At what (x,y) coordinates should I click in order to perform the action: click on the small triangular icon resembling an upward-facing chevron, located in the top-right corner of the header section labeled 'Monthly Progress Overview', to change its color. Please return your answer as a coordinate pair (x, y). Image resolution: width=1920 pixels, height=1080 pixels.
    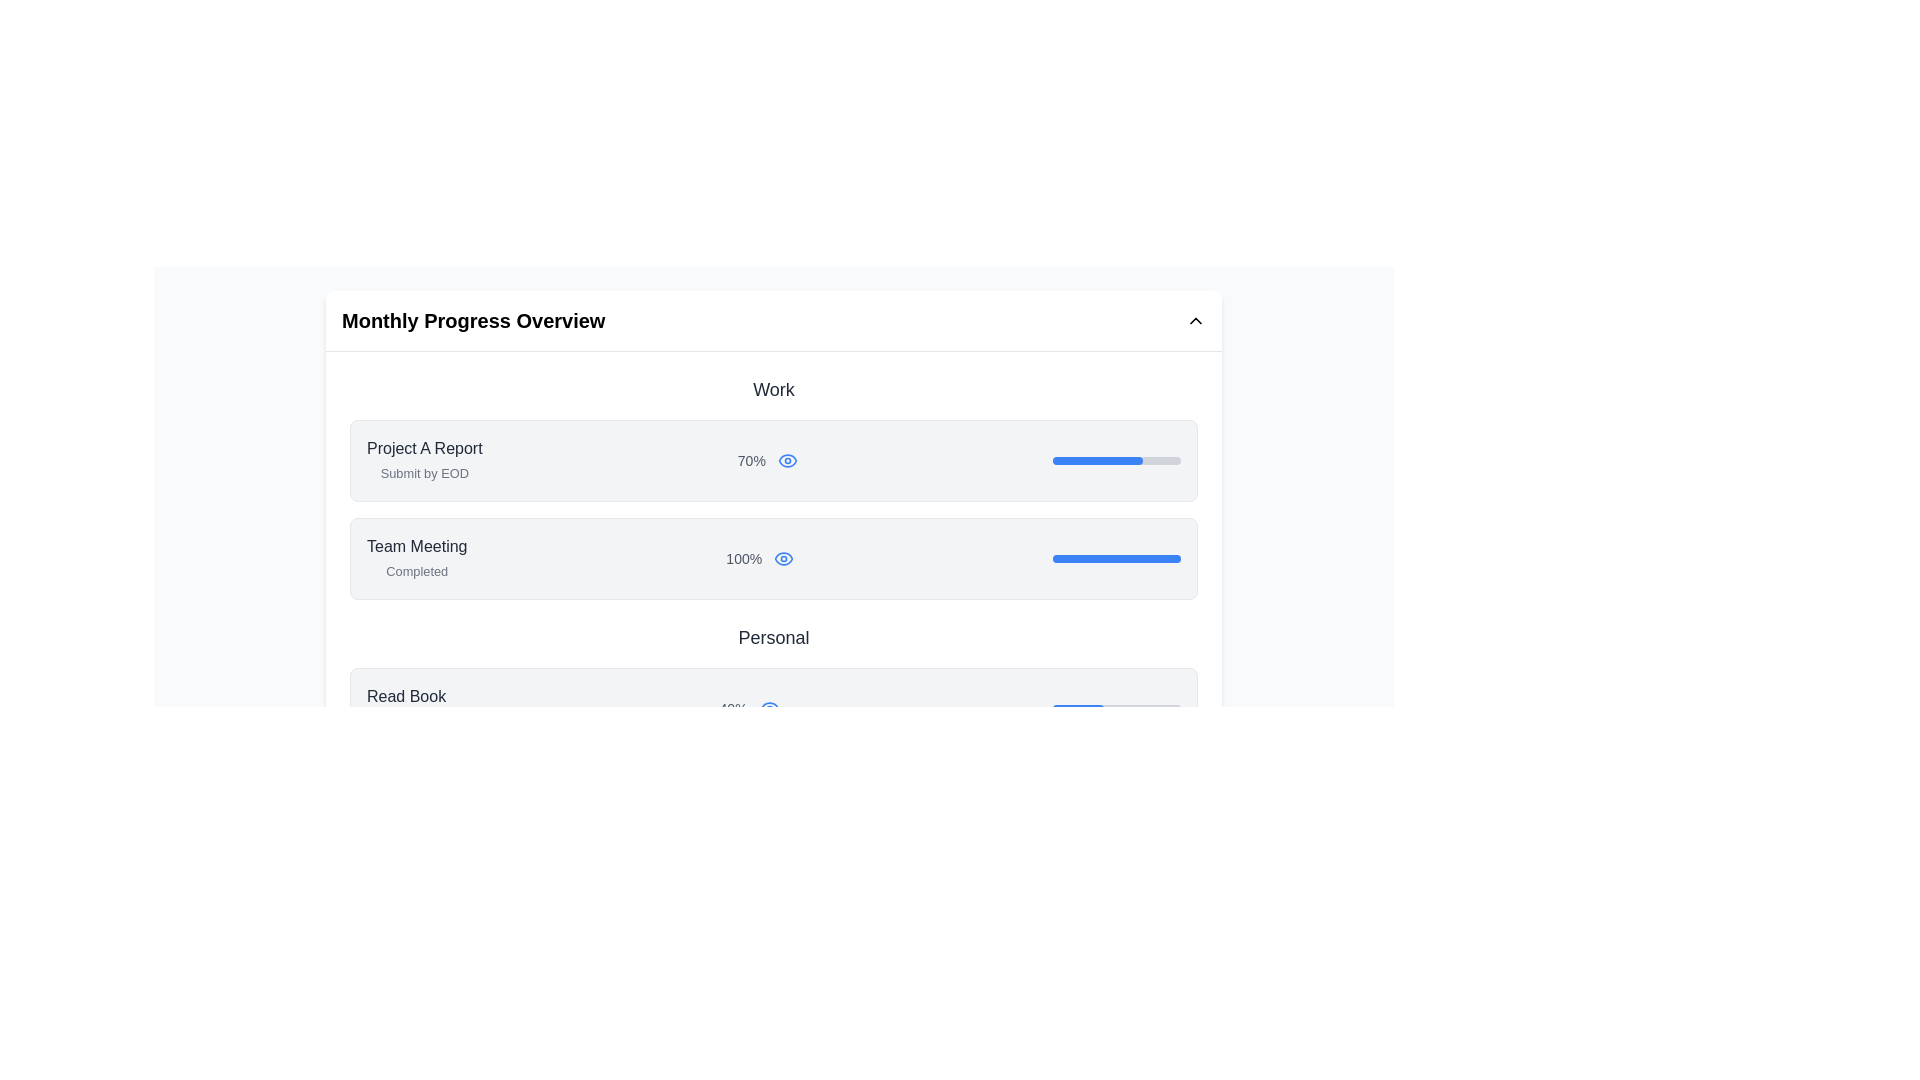
    Looking at the image, I should click on (1195, 319).